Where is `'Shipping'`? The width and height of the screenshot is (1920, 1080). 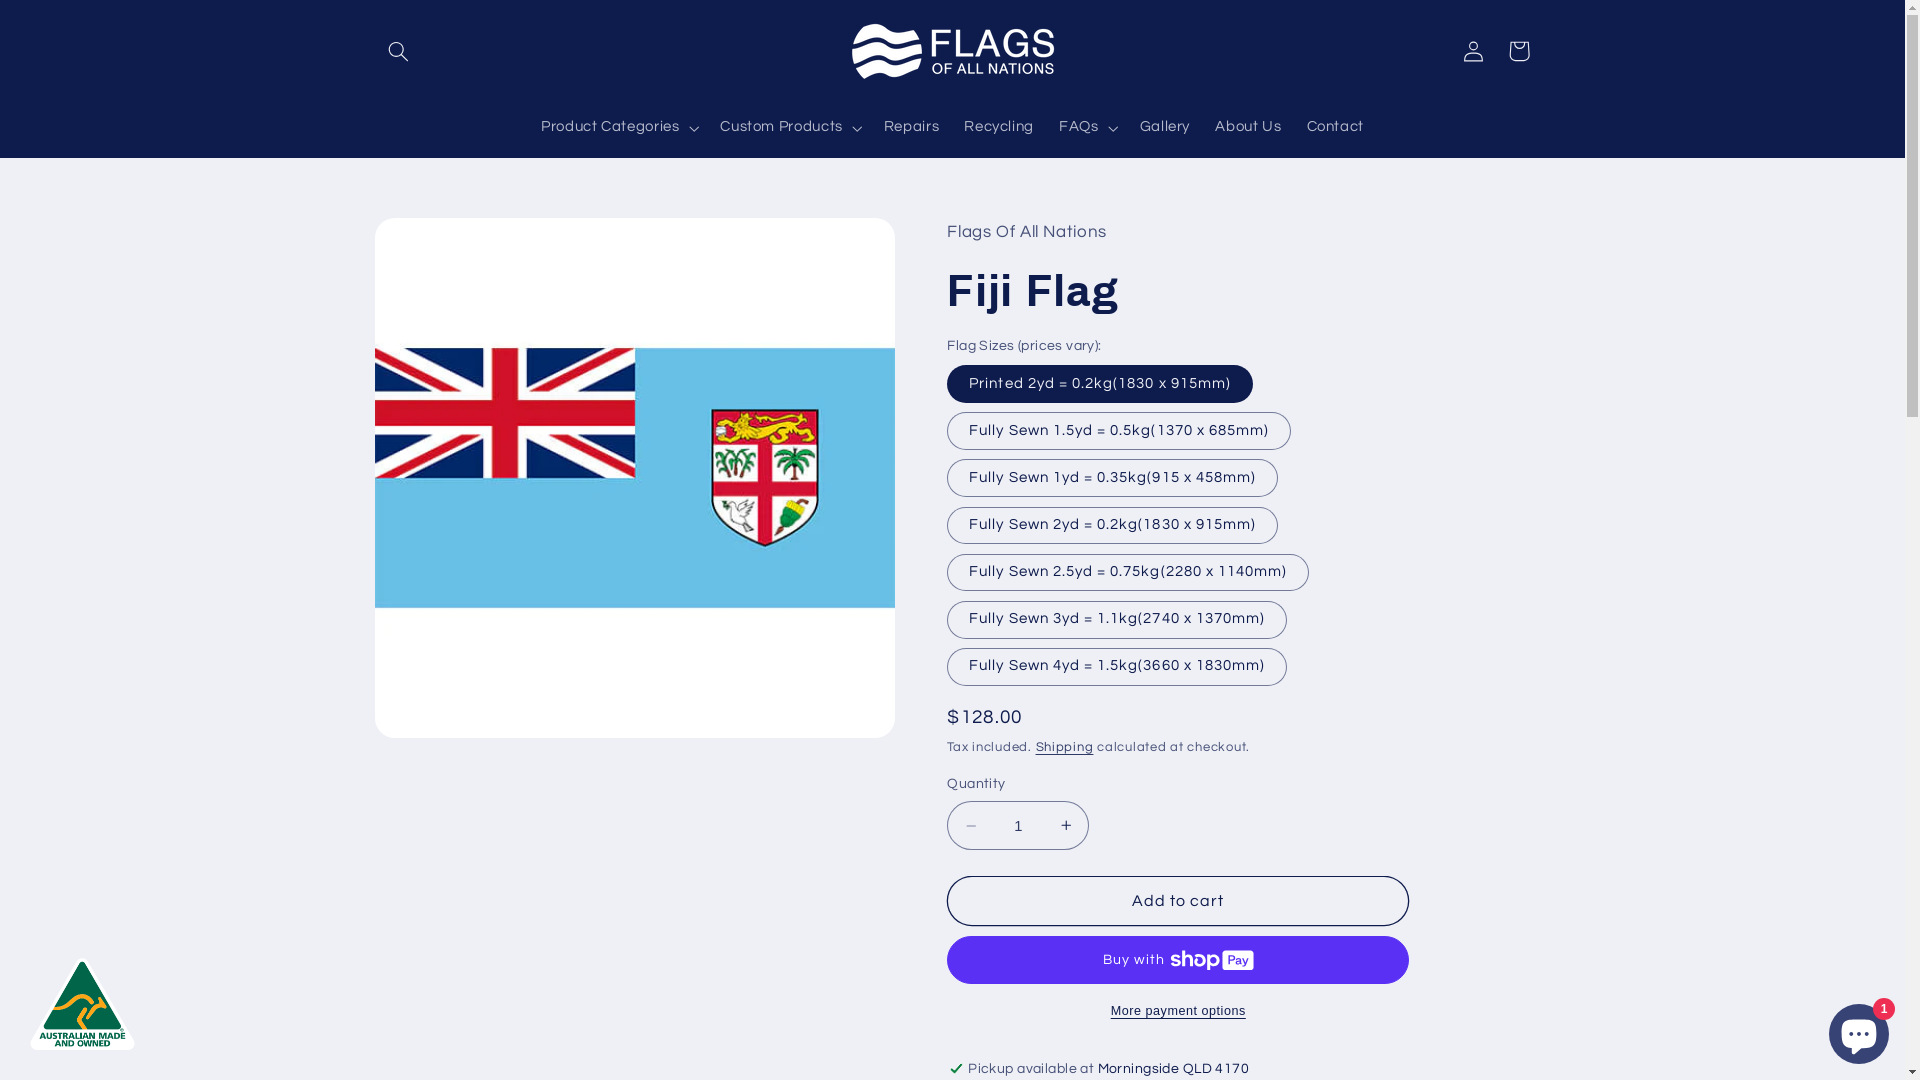
'Shipping' is located at coordinates (1064, 747).